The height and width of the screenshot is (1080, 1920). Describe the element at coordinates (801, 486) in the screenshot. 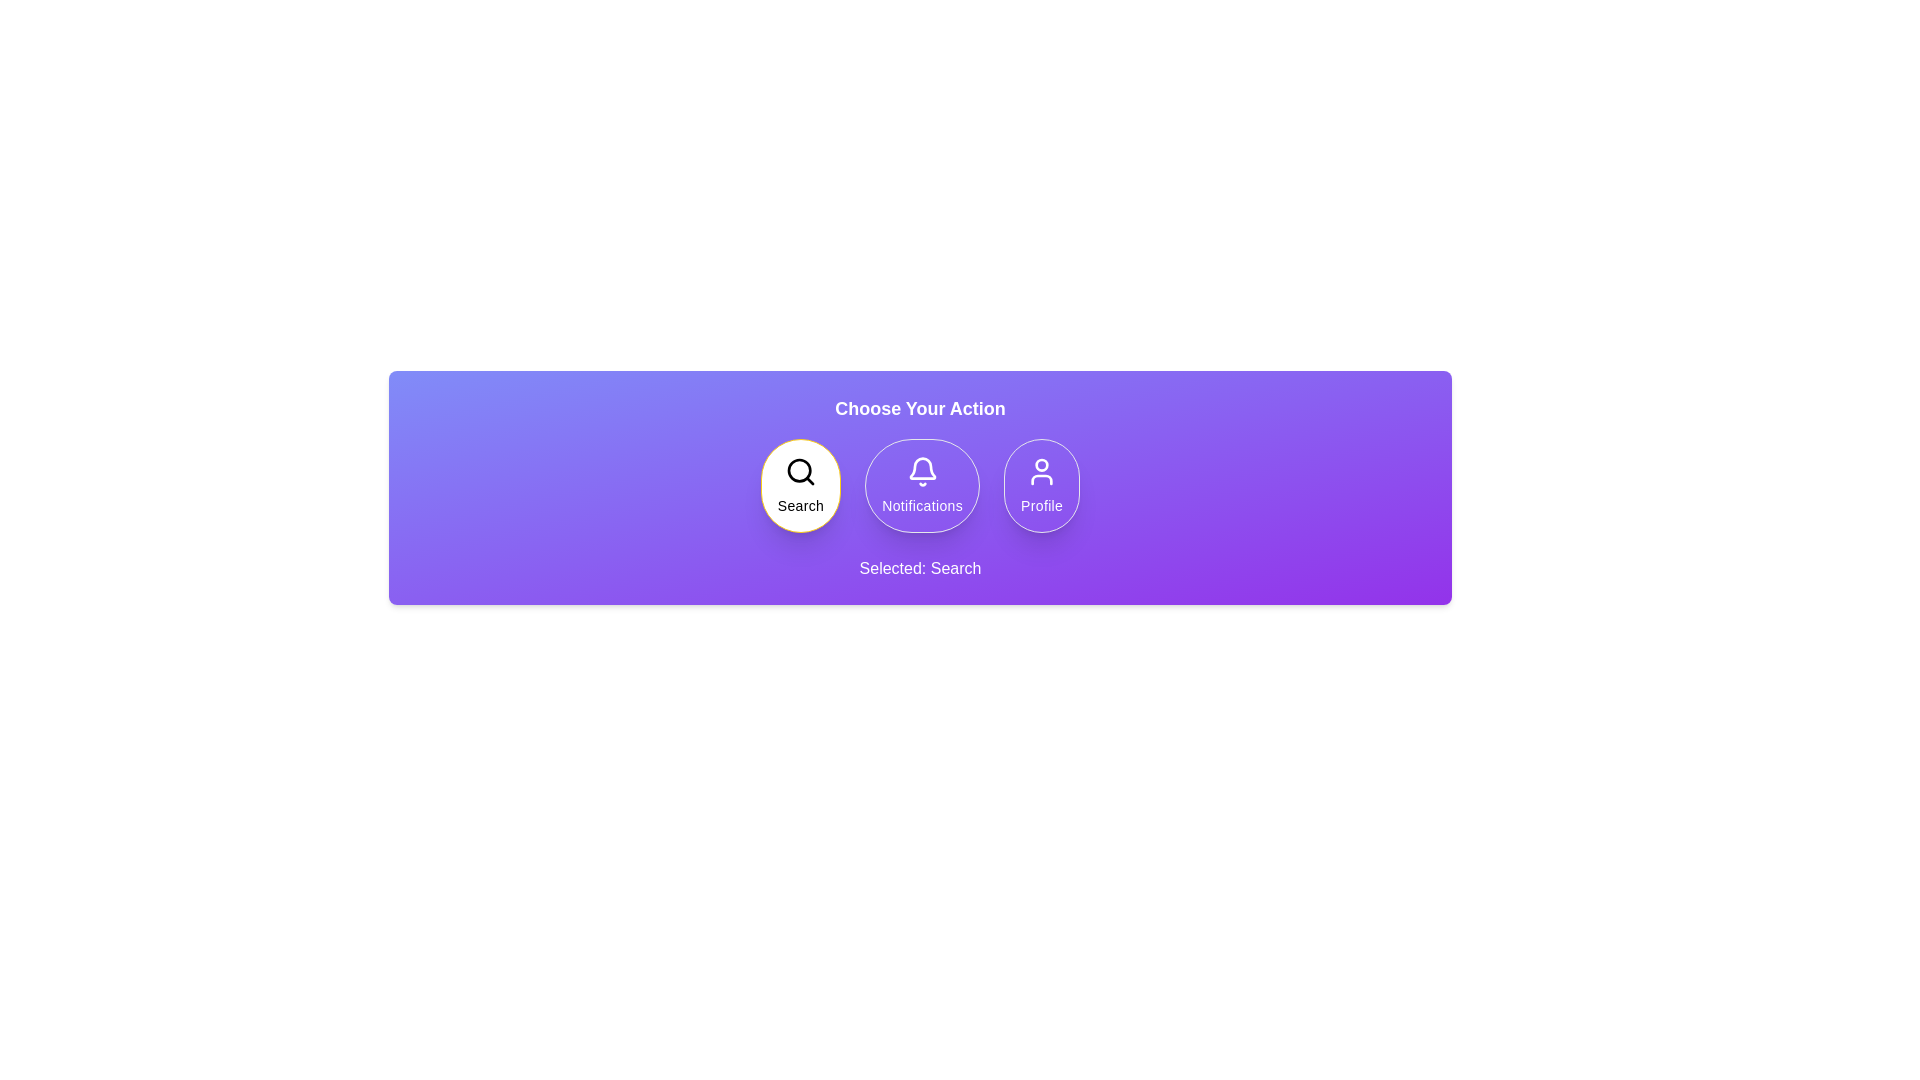

I see `the option Search by clicking on its corresponding button` at that location.